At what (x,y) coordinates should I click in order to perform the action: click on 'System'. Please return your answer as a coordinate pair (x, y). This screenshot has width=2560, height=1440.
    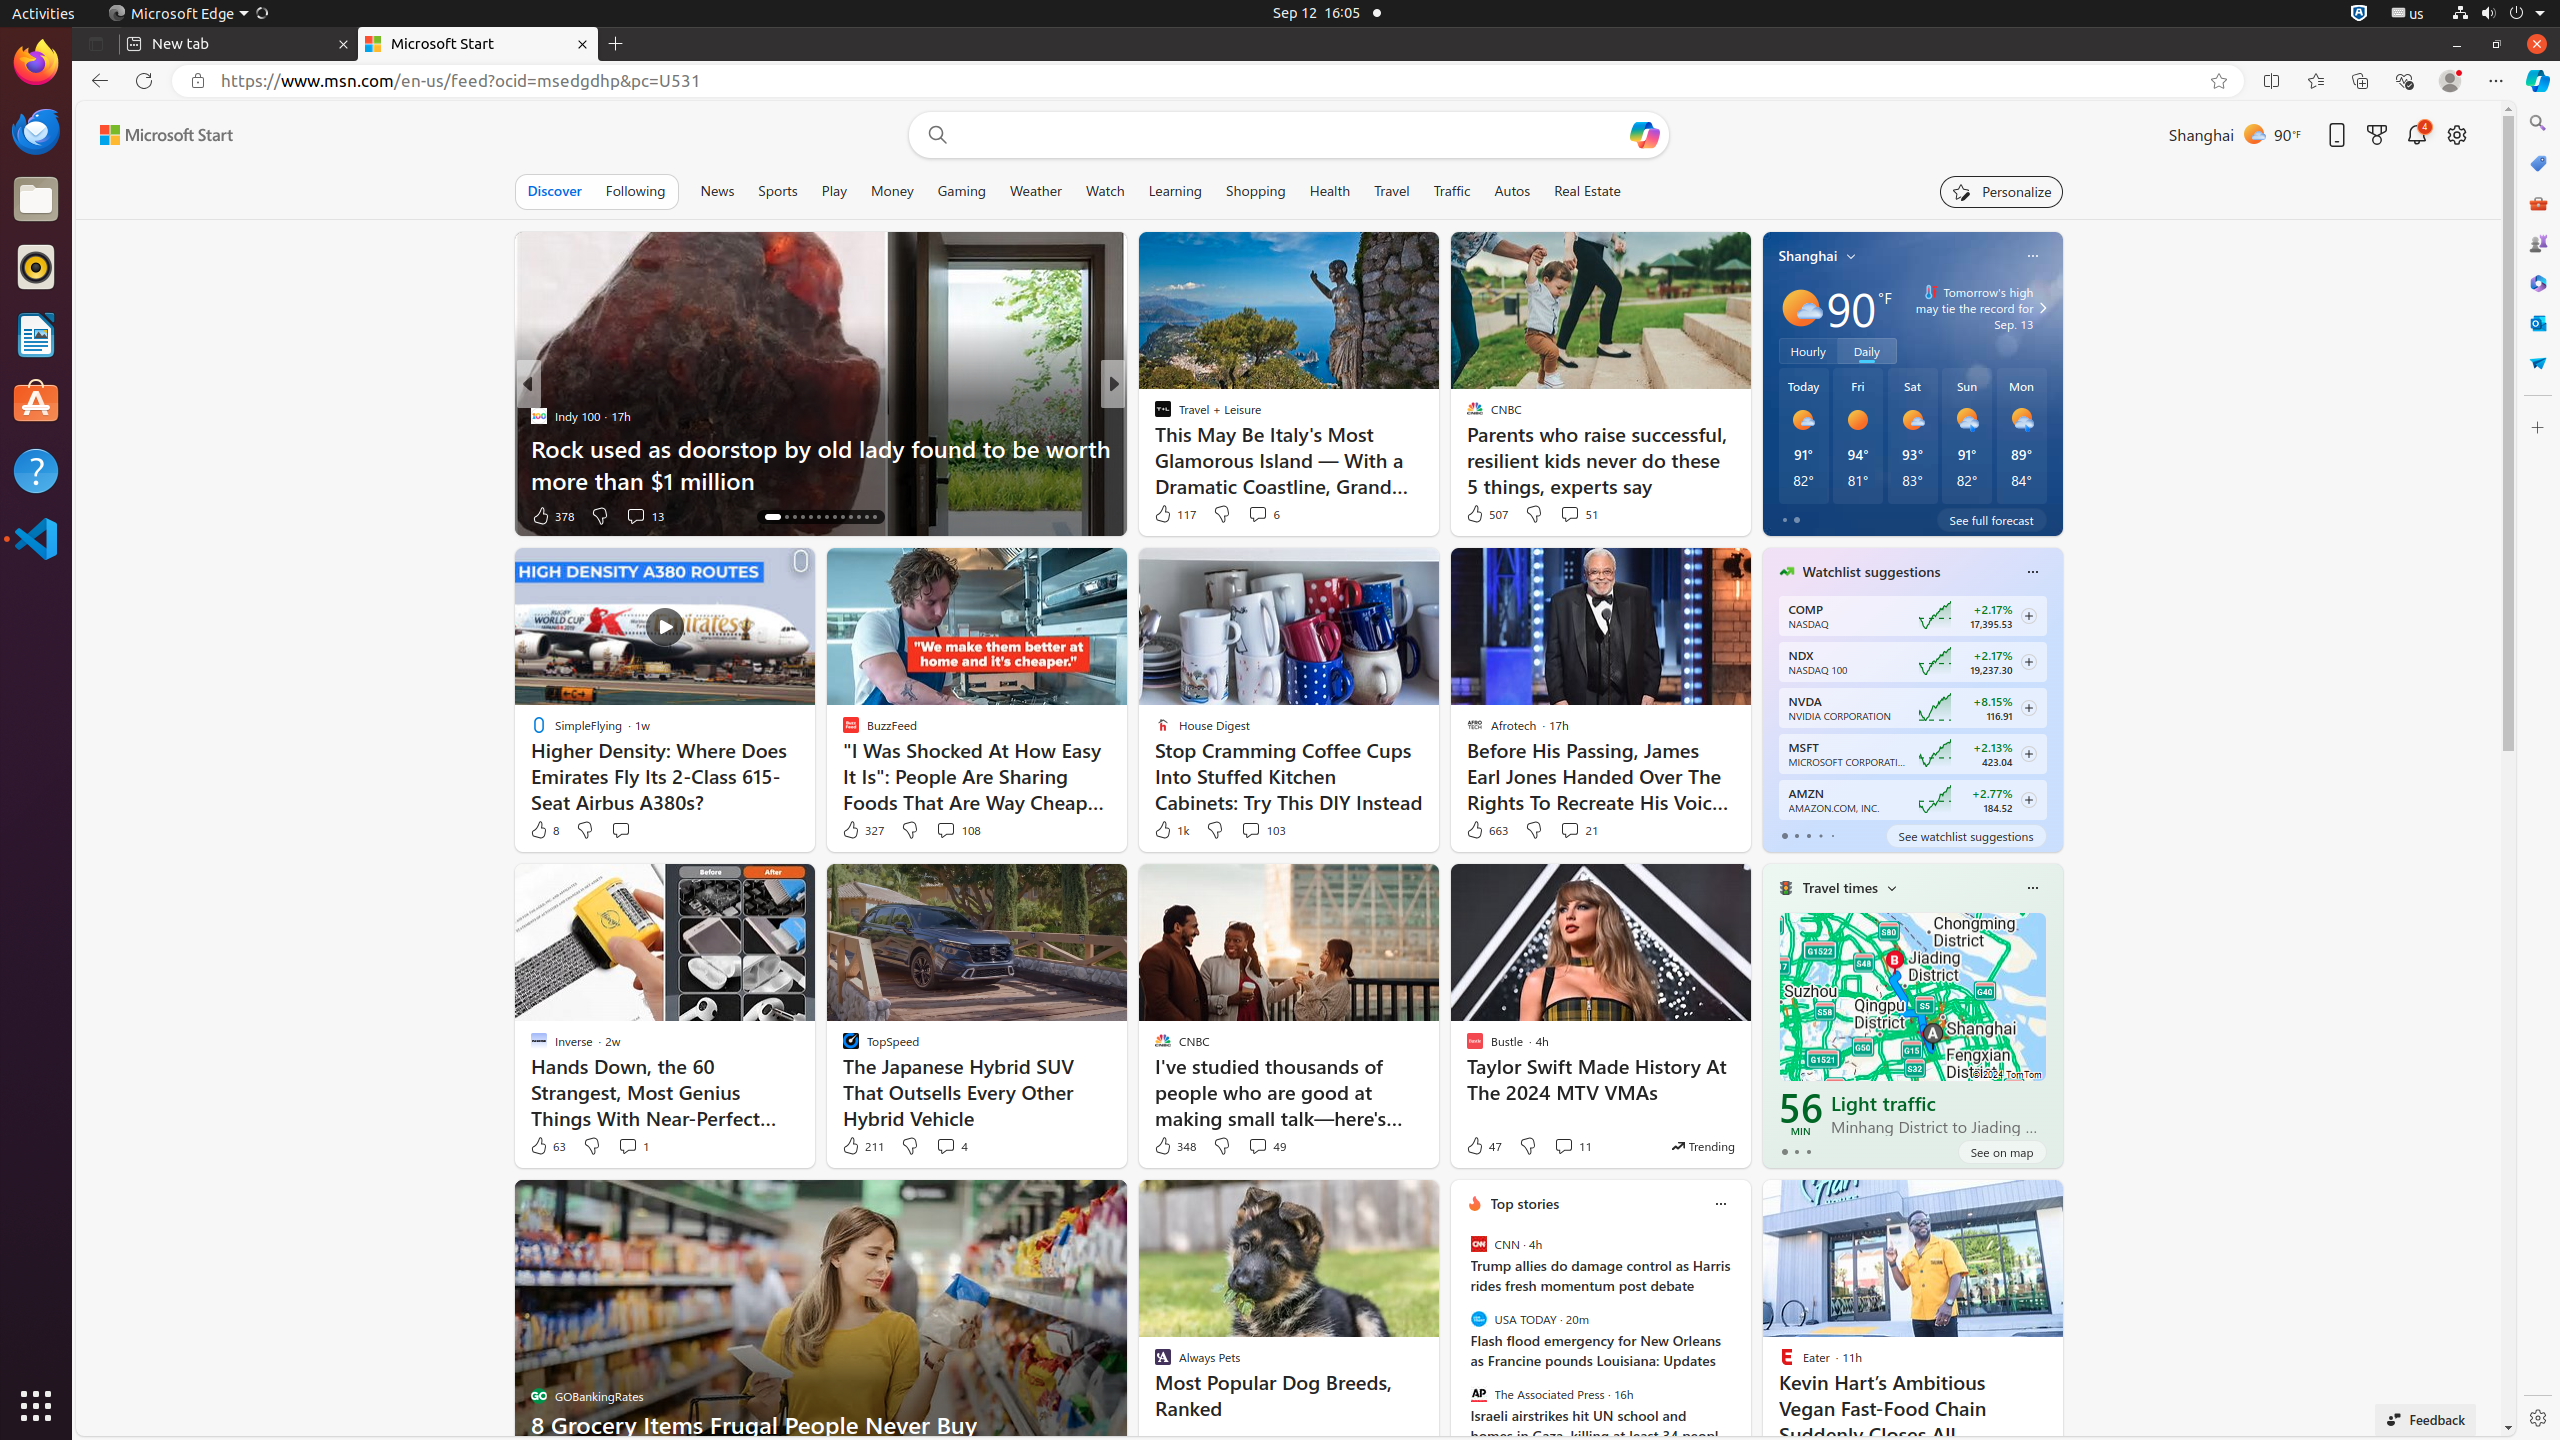
    Looking at the image, I should click on (2498, 12).